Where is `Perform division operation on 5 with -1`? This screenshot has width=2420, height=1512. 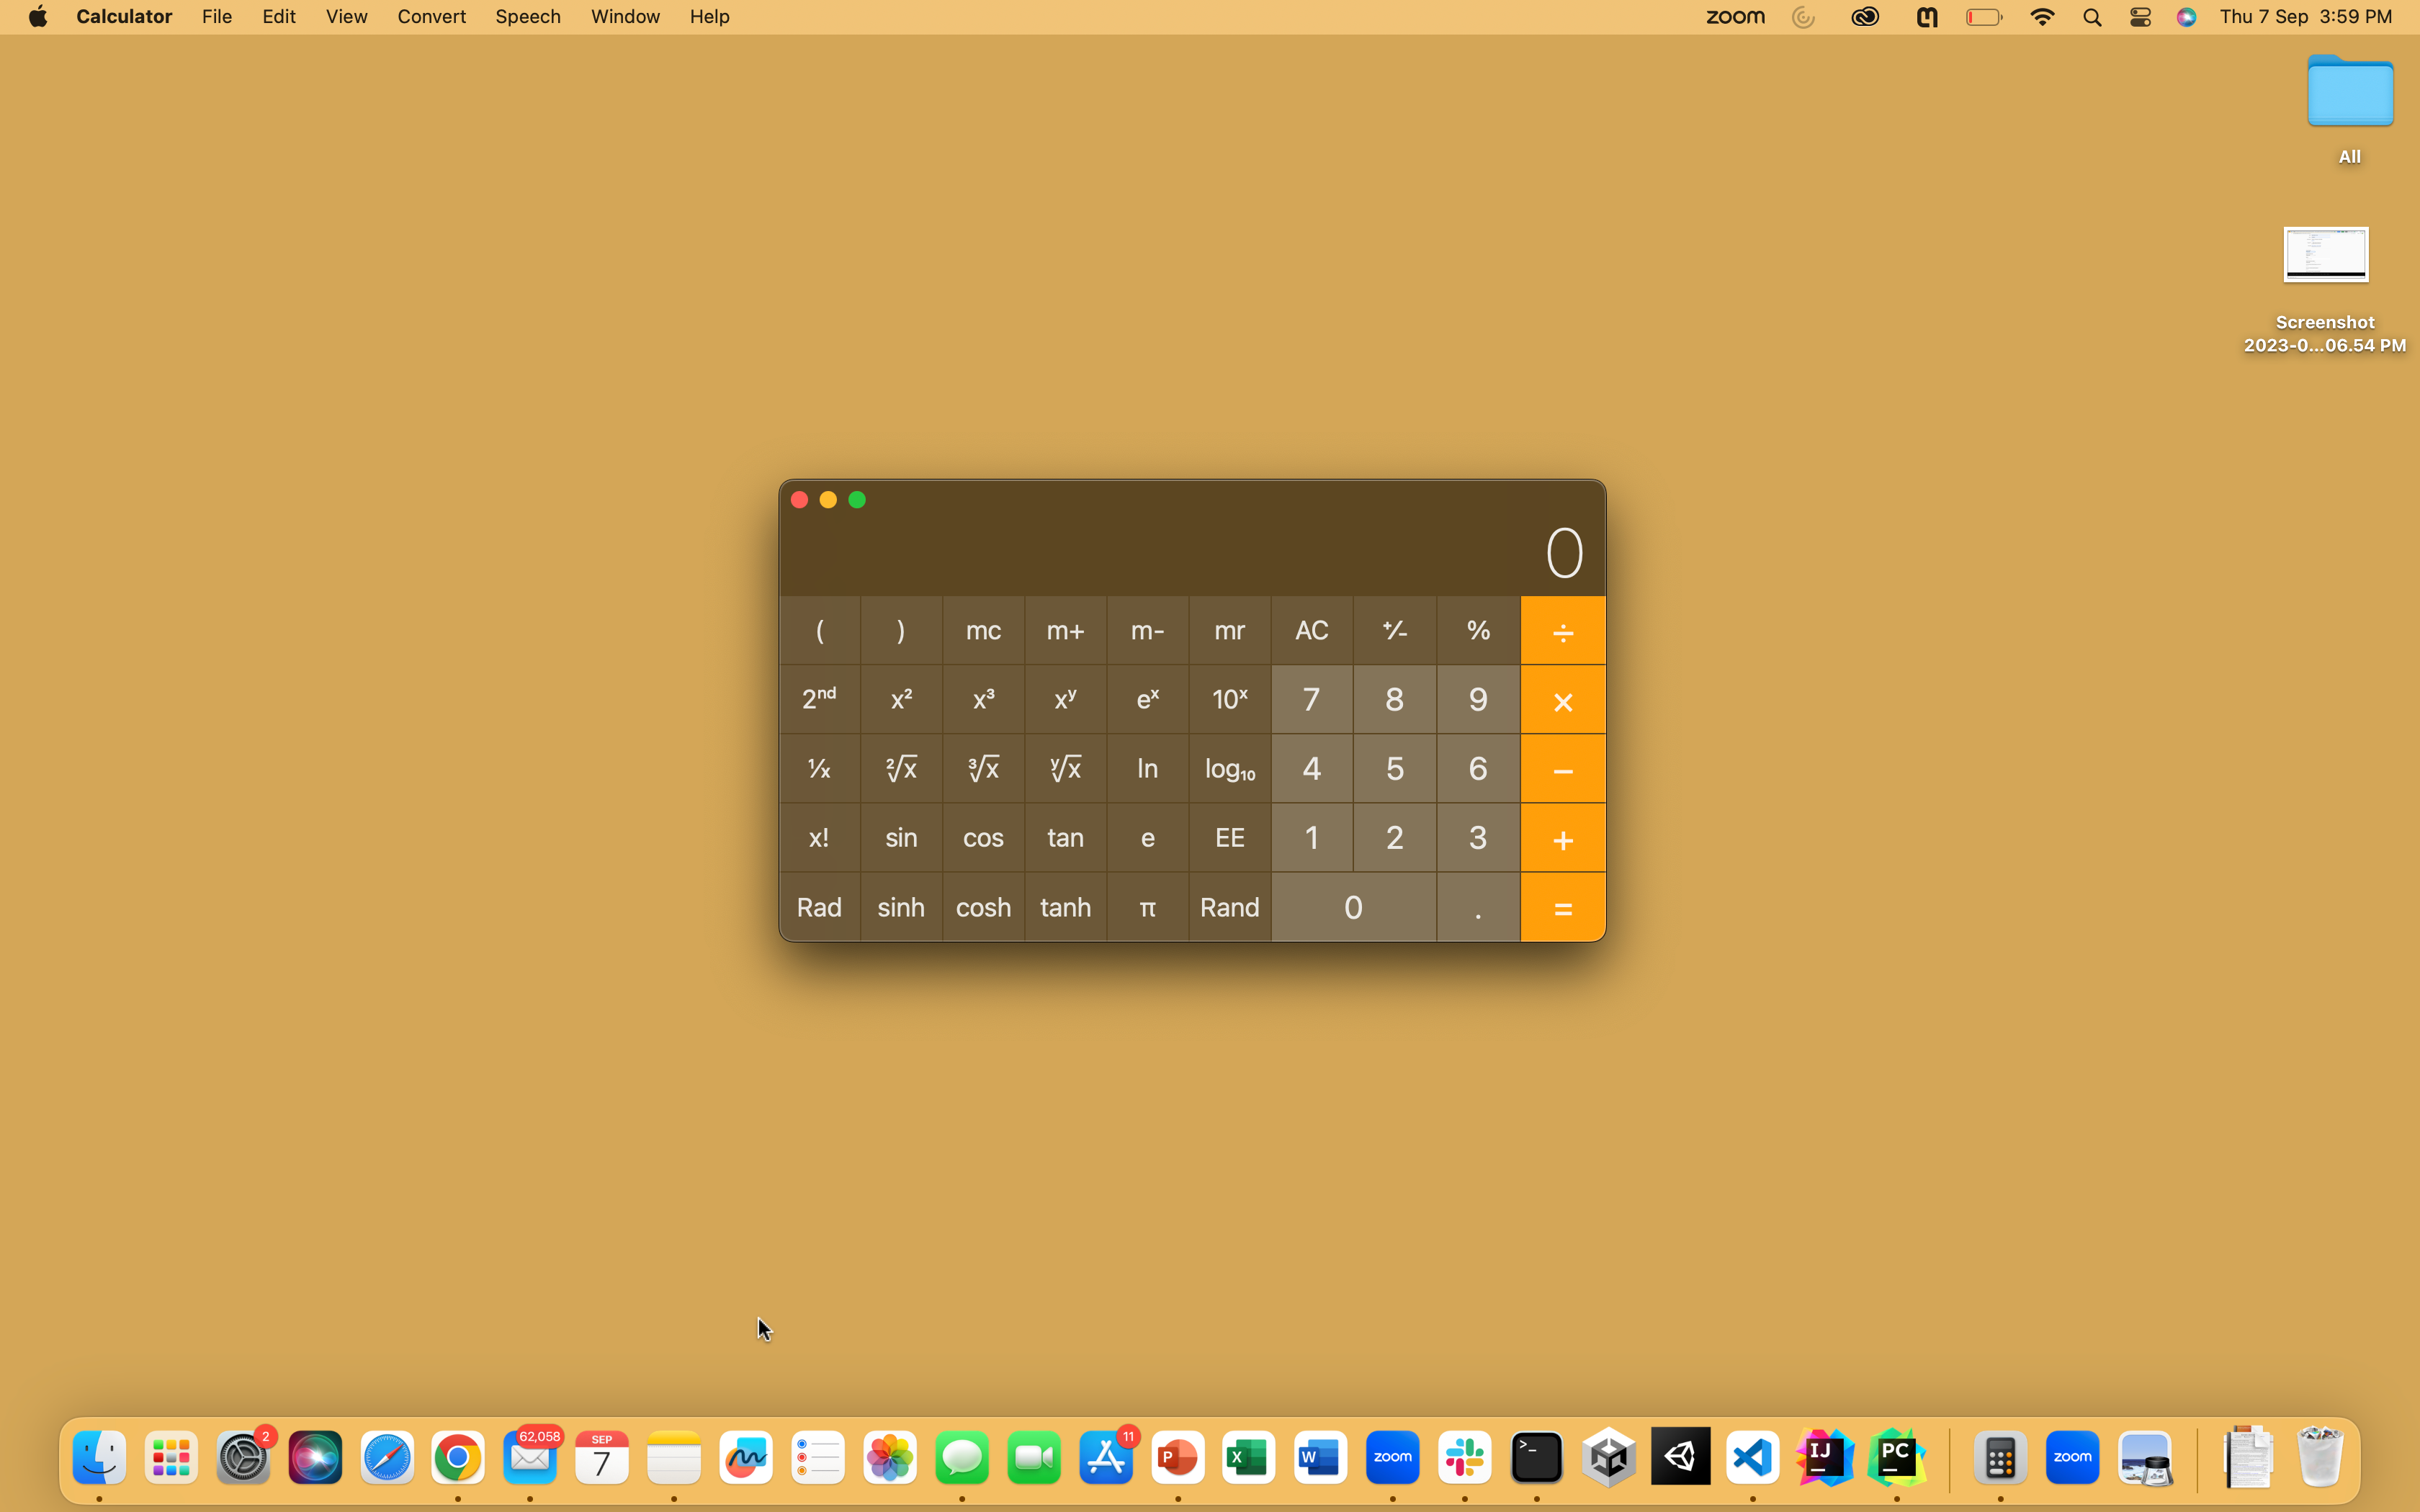 Perform division operation on 5 with -1 is located at coordinates (1395, 765).